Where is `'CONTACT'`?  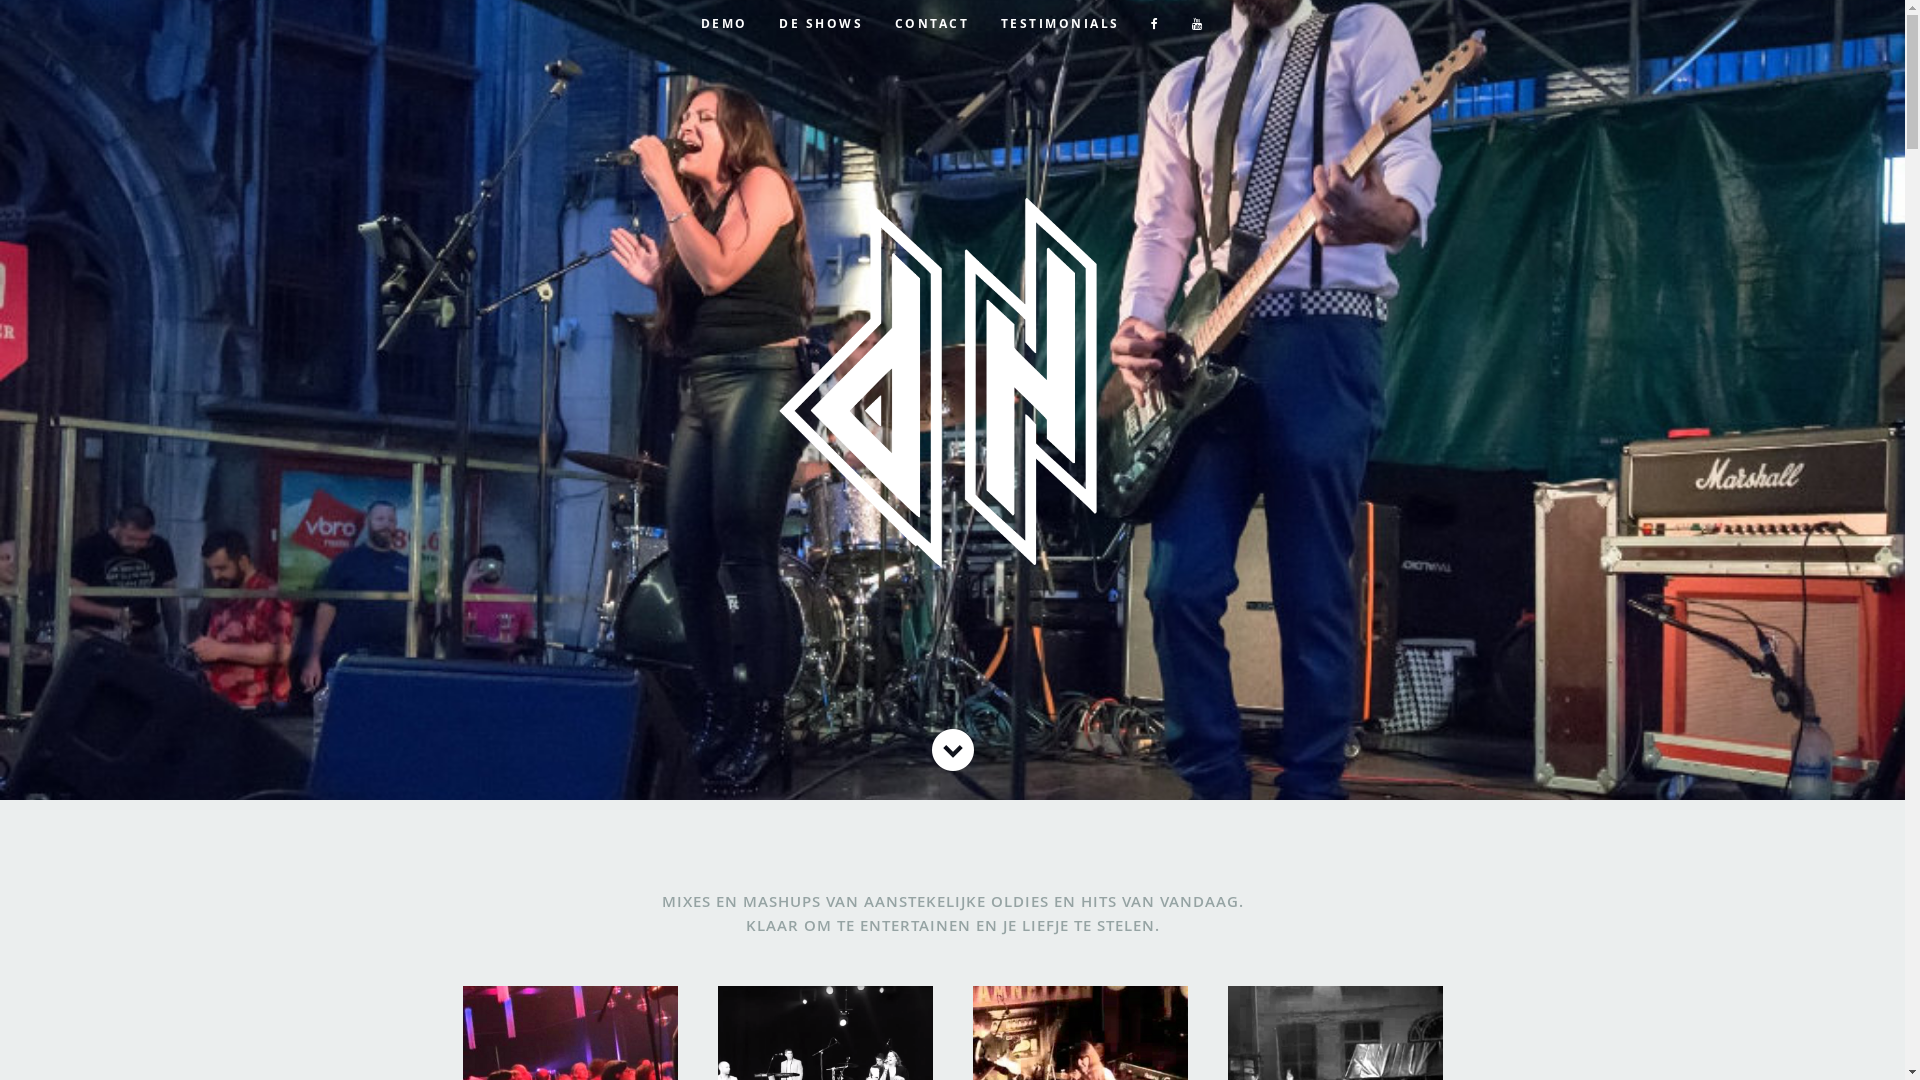
'CONTACT' is located at coordinates (931, 23).